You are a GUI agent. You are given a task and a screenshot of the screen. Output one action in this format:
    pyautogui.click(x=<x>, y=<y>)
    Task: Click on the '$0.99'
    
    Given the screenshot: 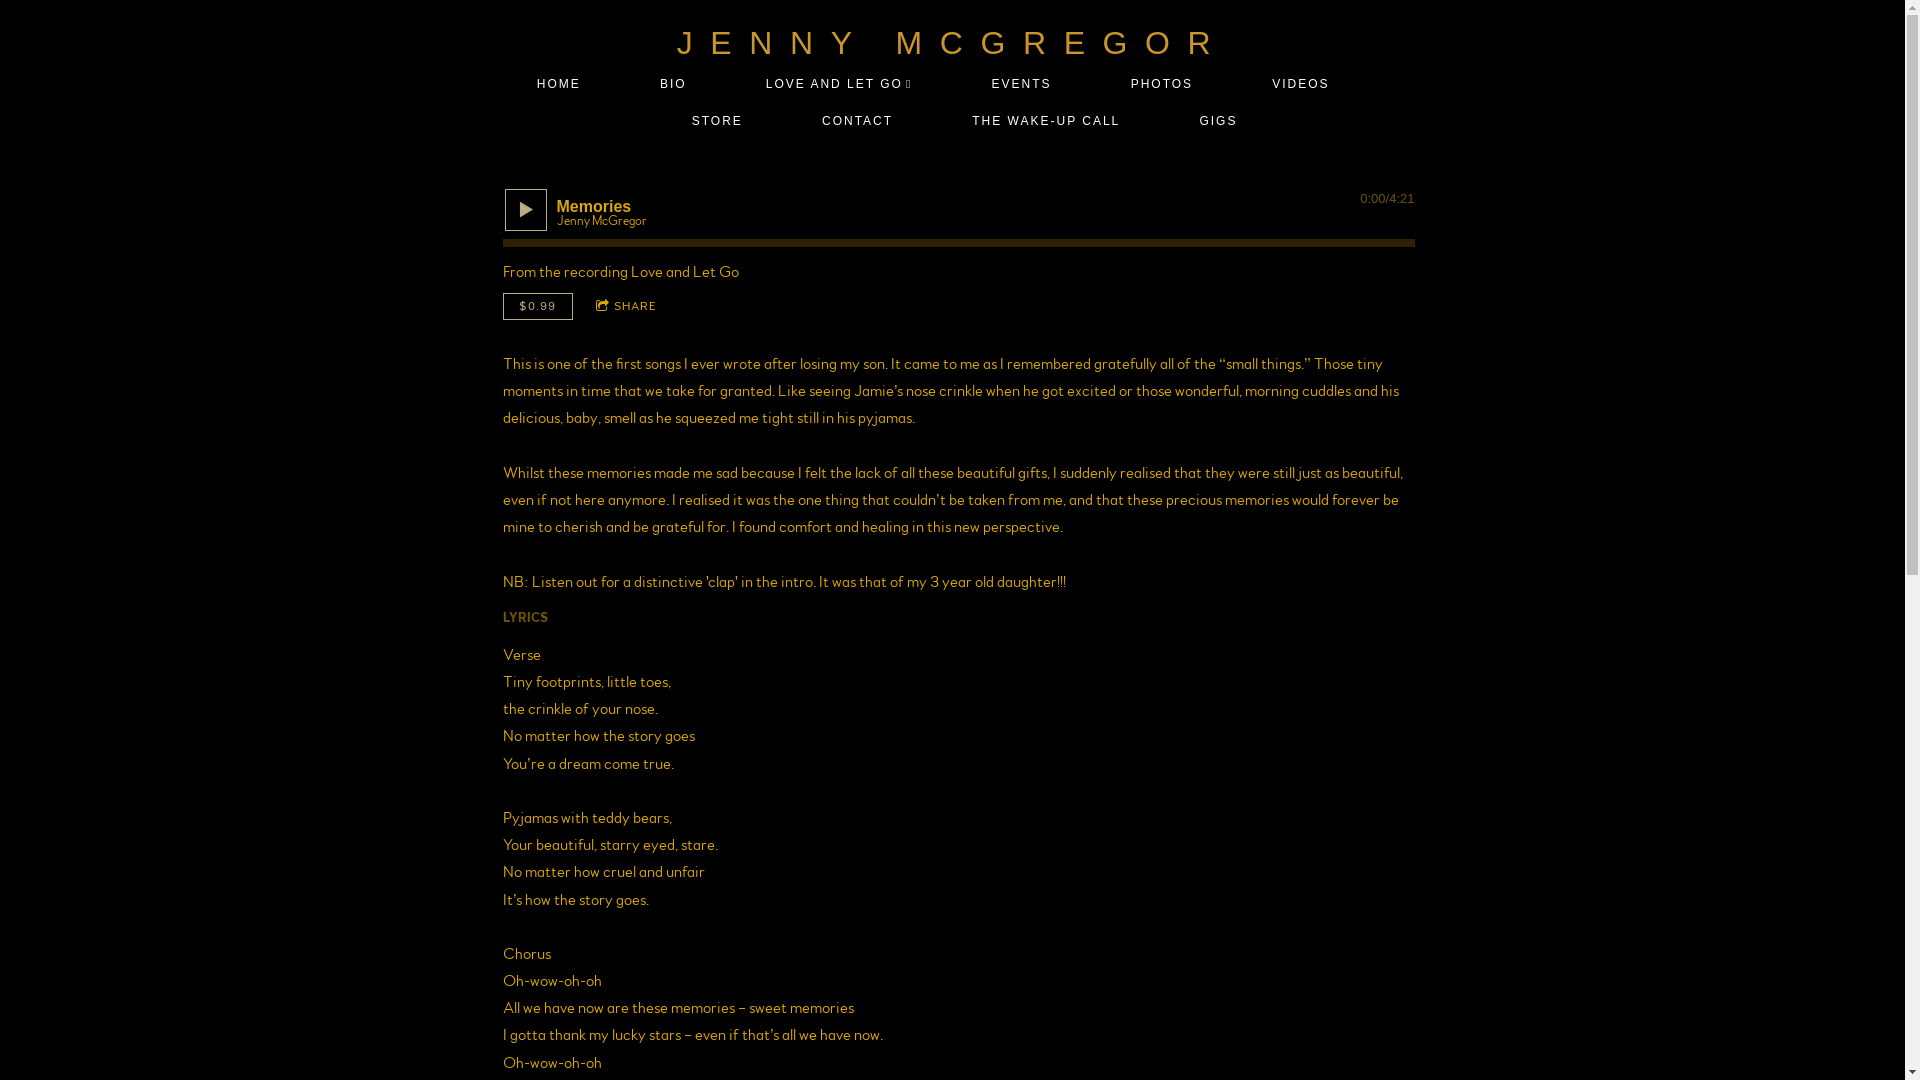 What is the action you would take?
    pyautogui.click(x=537, y=306)
    